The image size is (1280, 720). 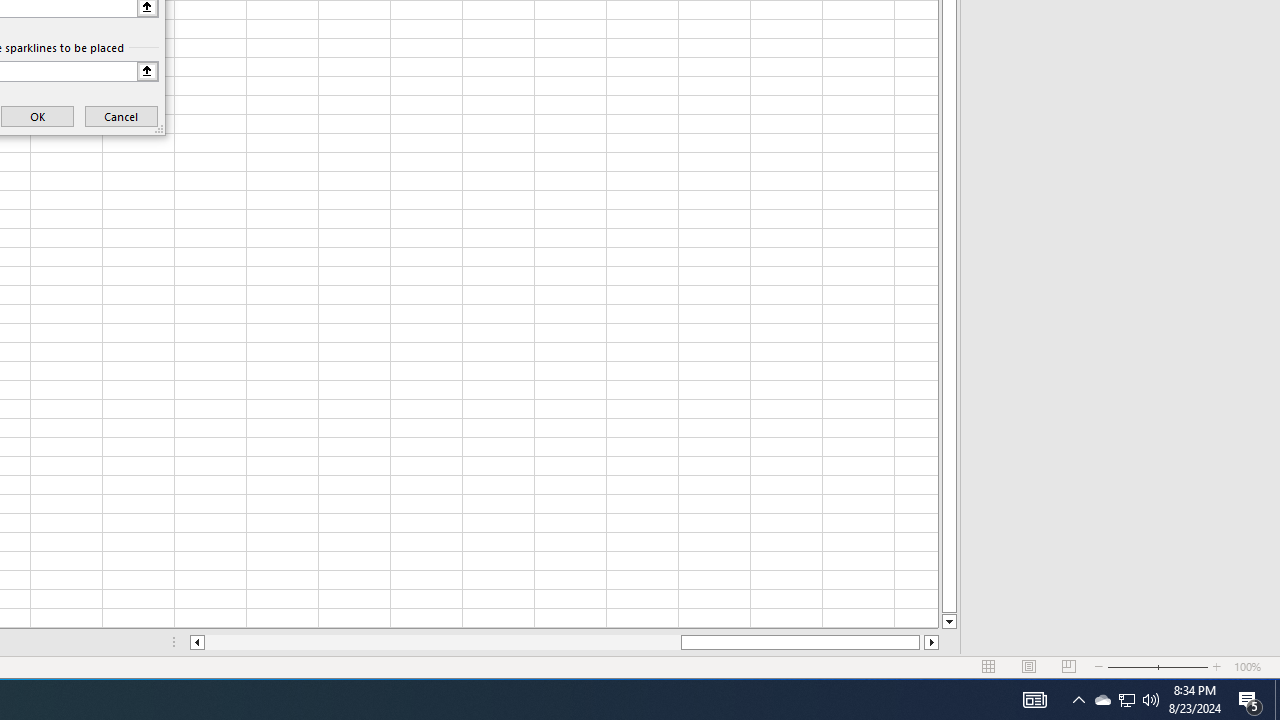 I want to click on 'Page right', so click(x=921, y=642).